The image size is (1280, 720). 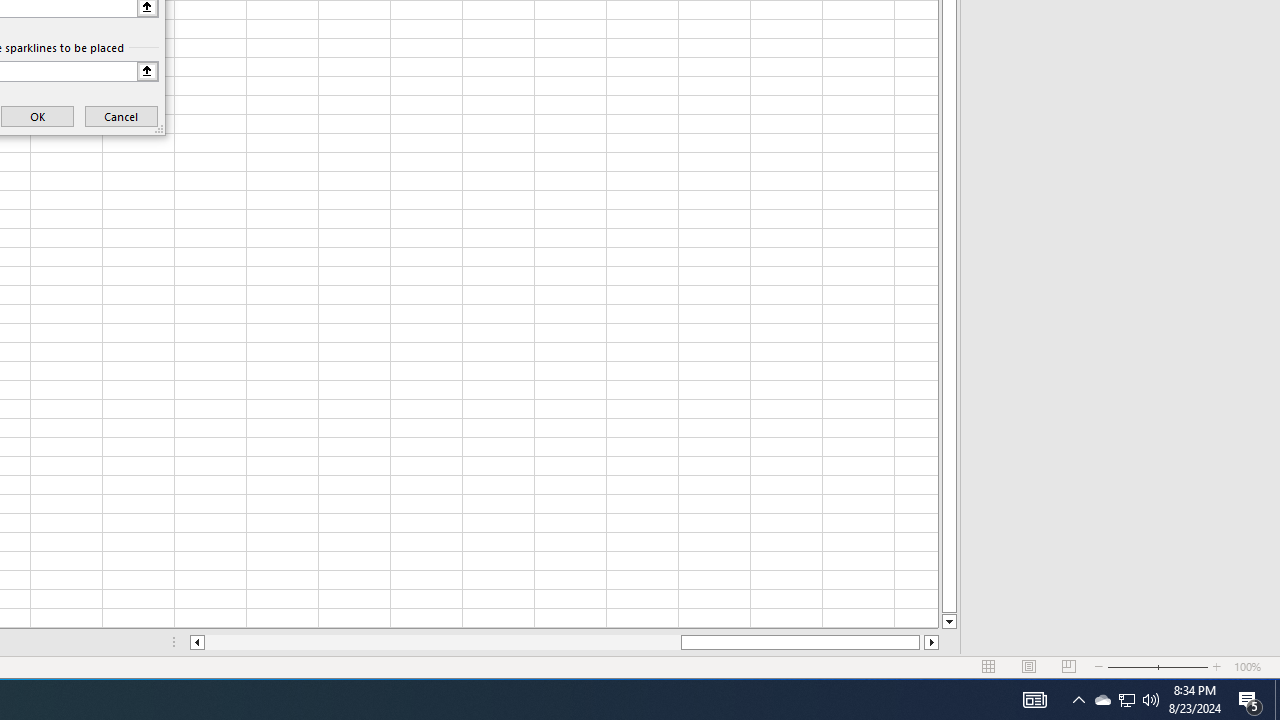 I want to click on 'Page right', so click(x=921, y=642).